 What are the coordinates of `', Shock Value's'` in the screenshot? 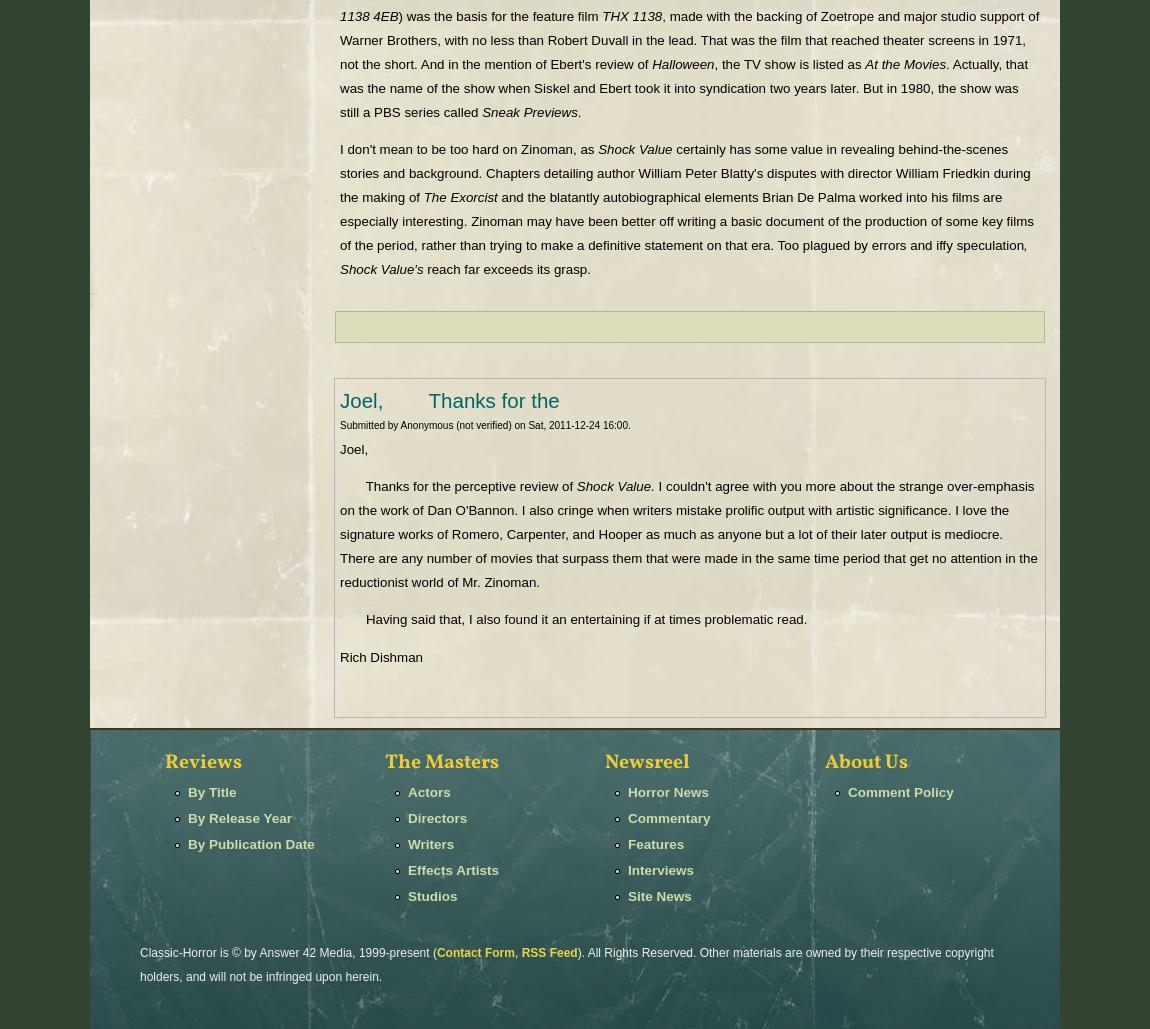 It's located at (682, 256).